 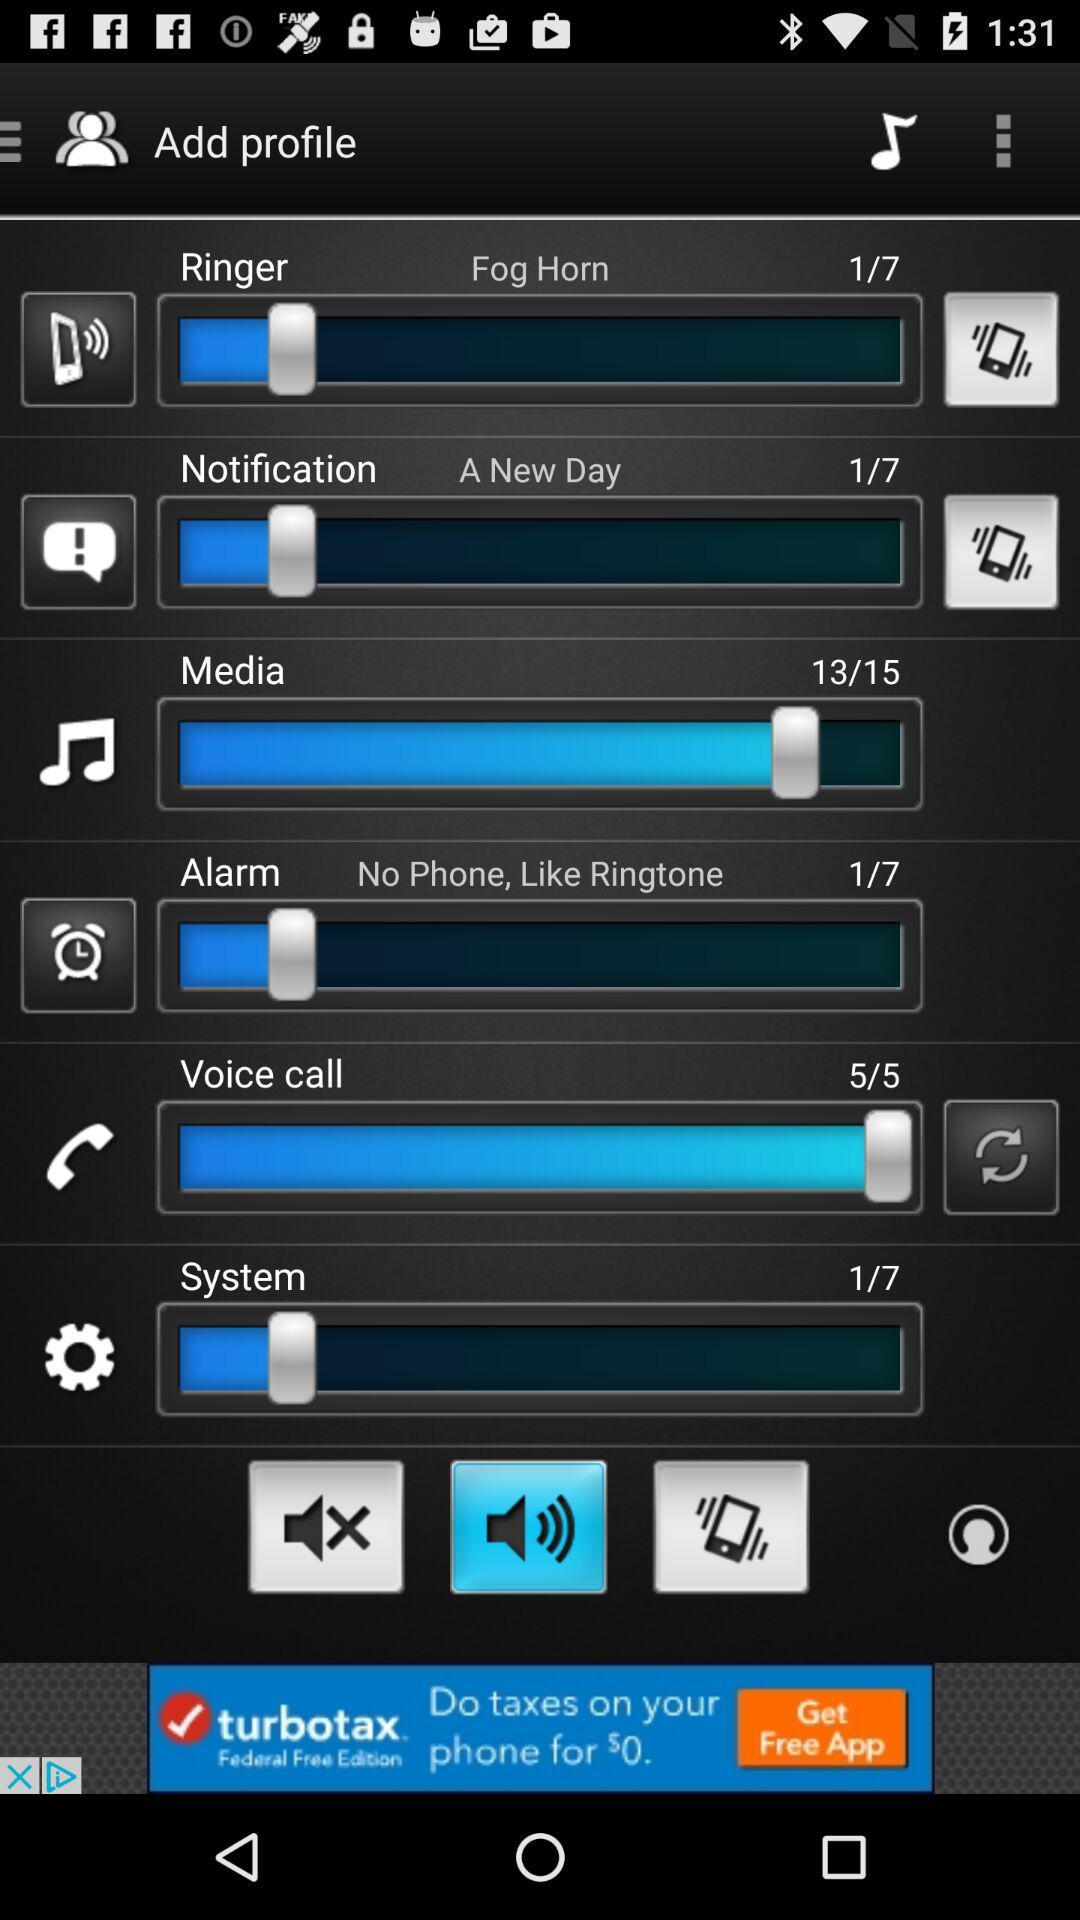 I want to click on vibrate, so click(x=1001, y=349).